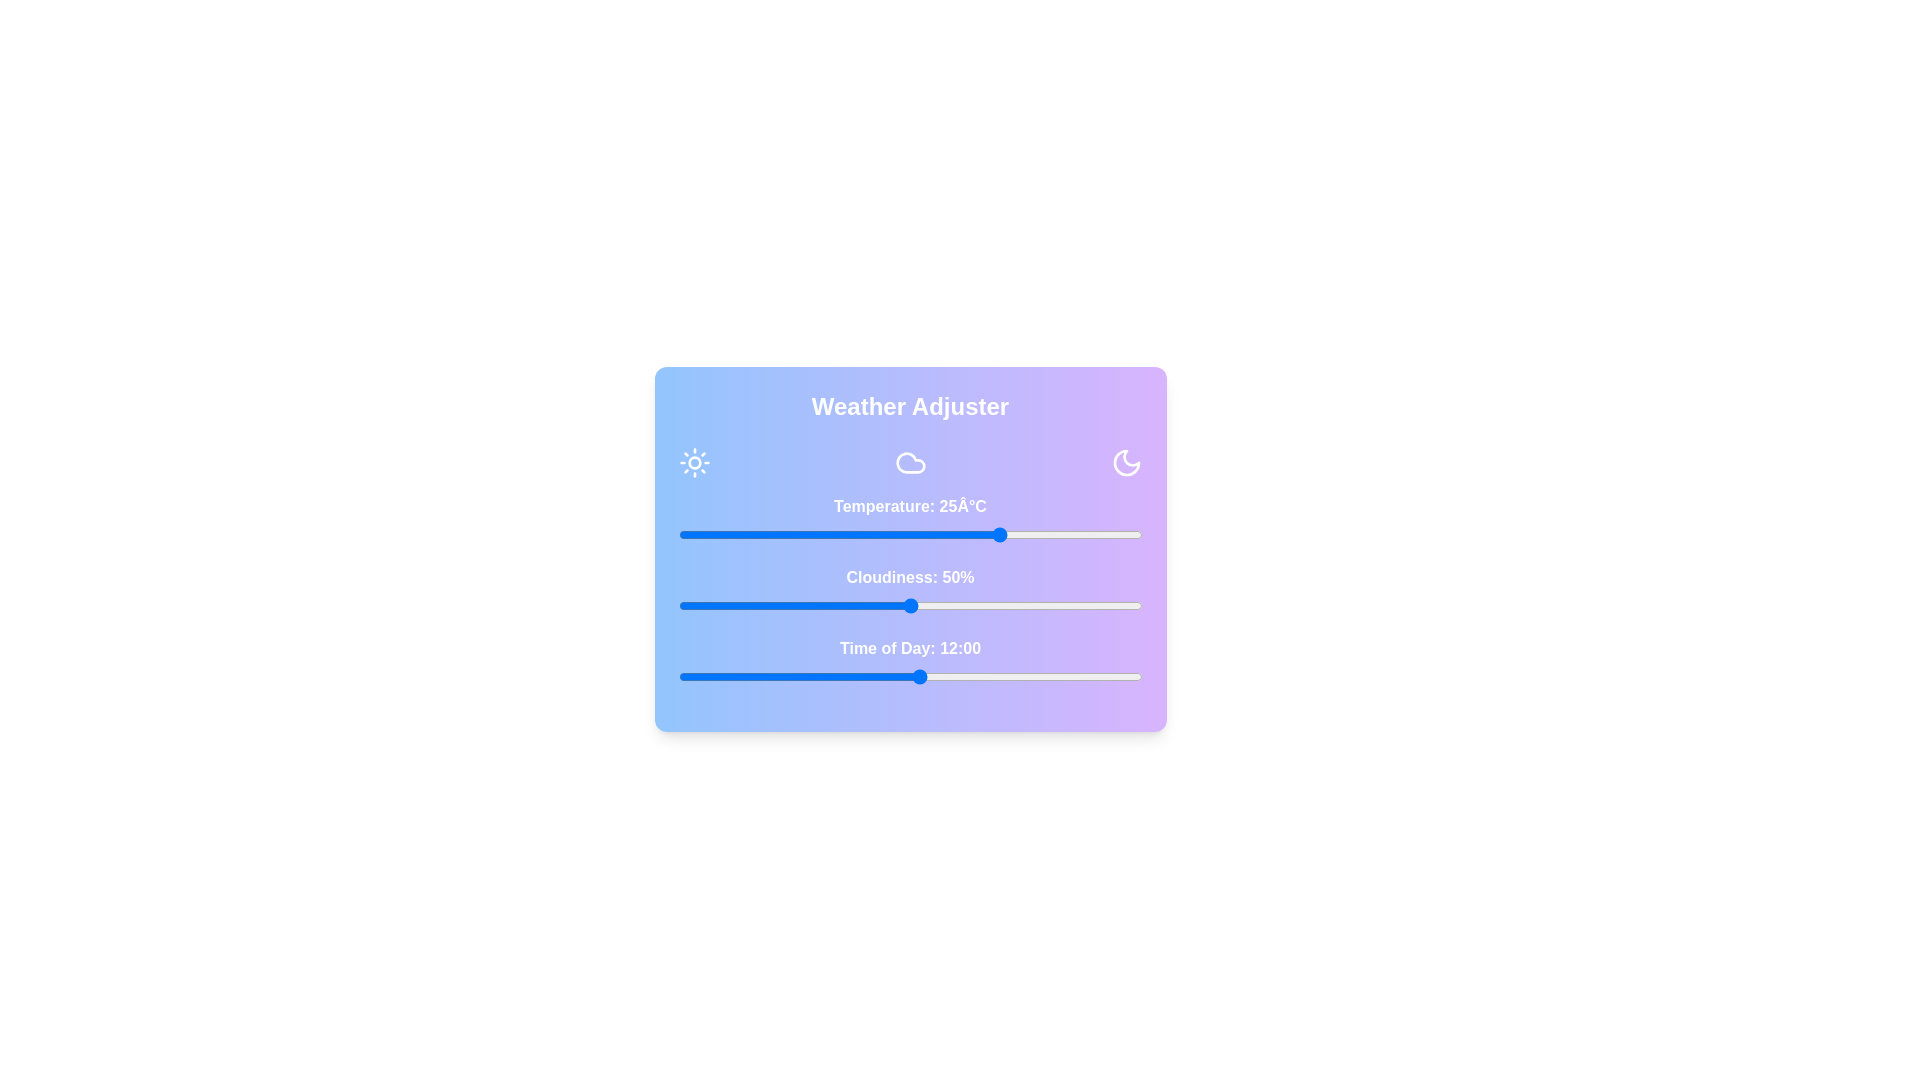  I want to click on the cloudiness level, so click(831, 604).